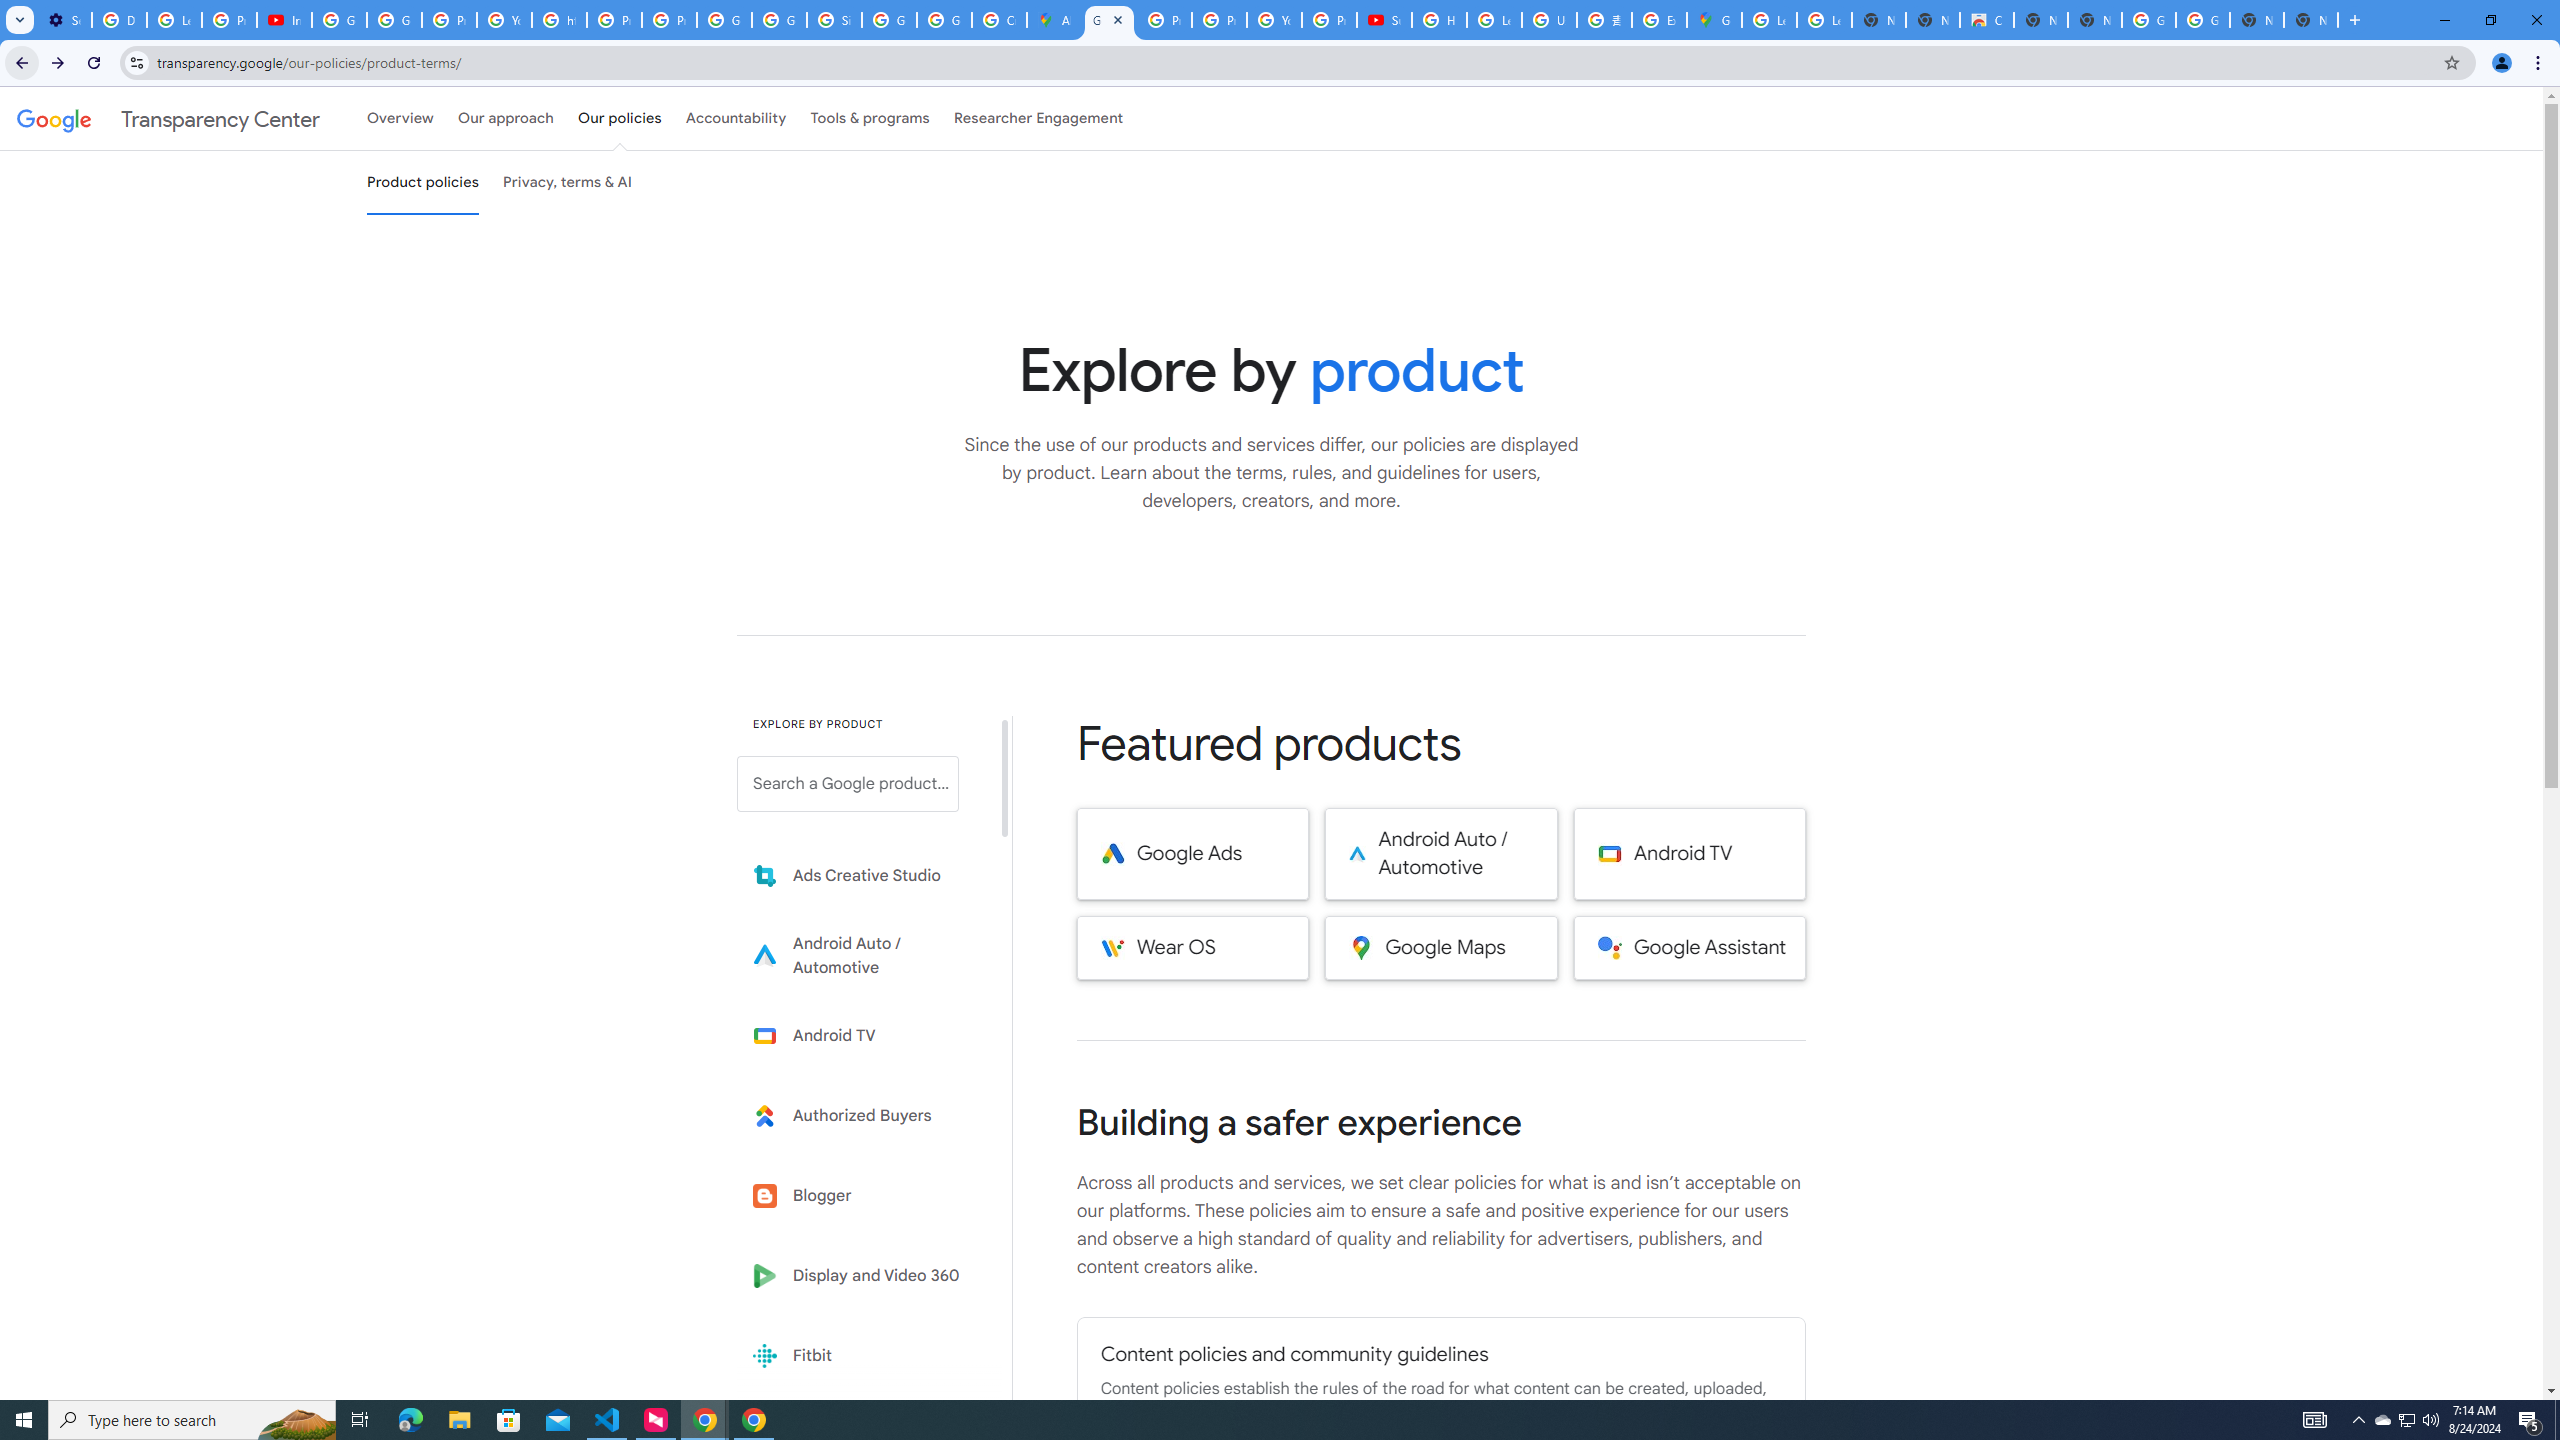 This screenshot has width=2560, height=1440. What do you see at coordinates (861, 1275) in the screenshot?
I see `'Display and Video 360'` at bounding box center [861, 1275].